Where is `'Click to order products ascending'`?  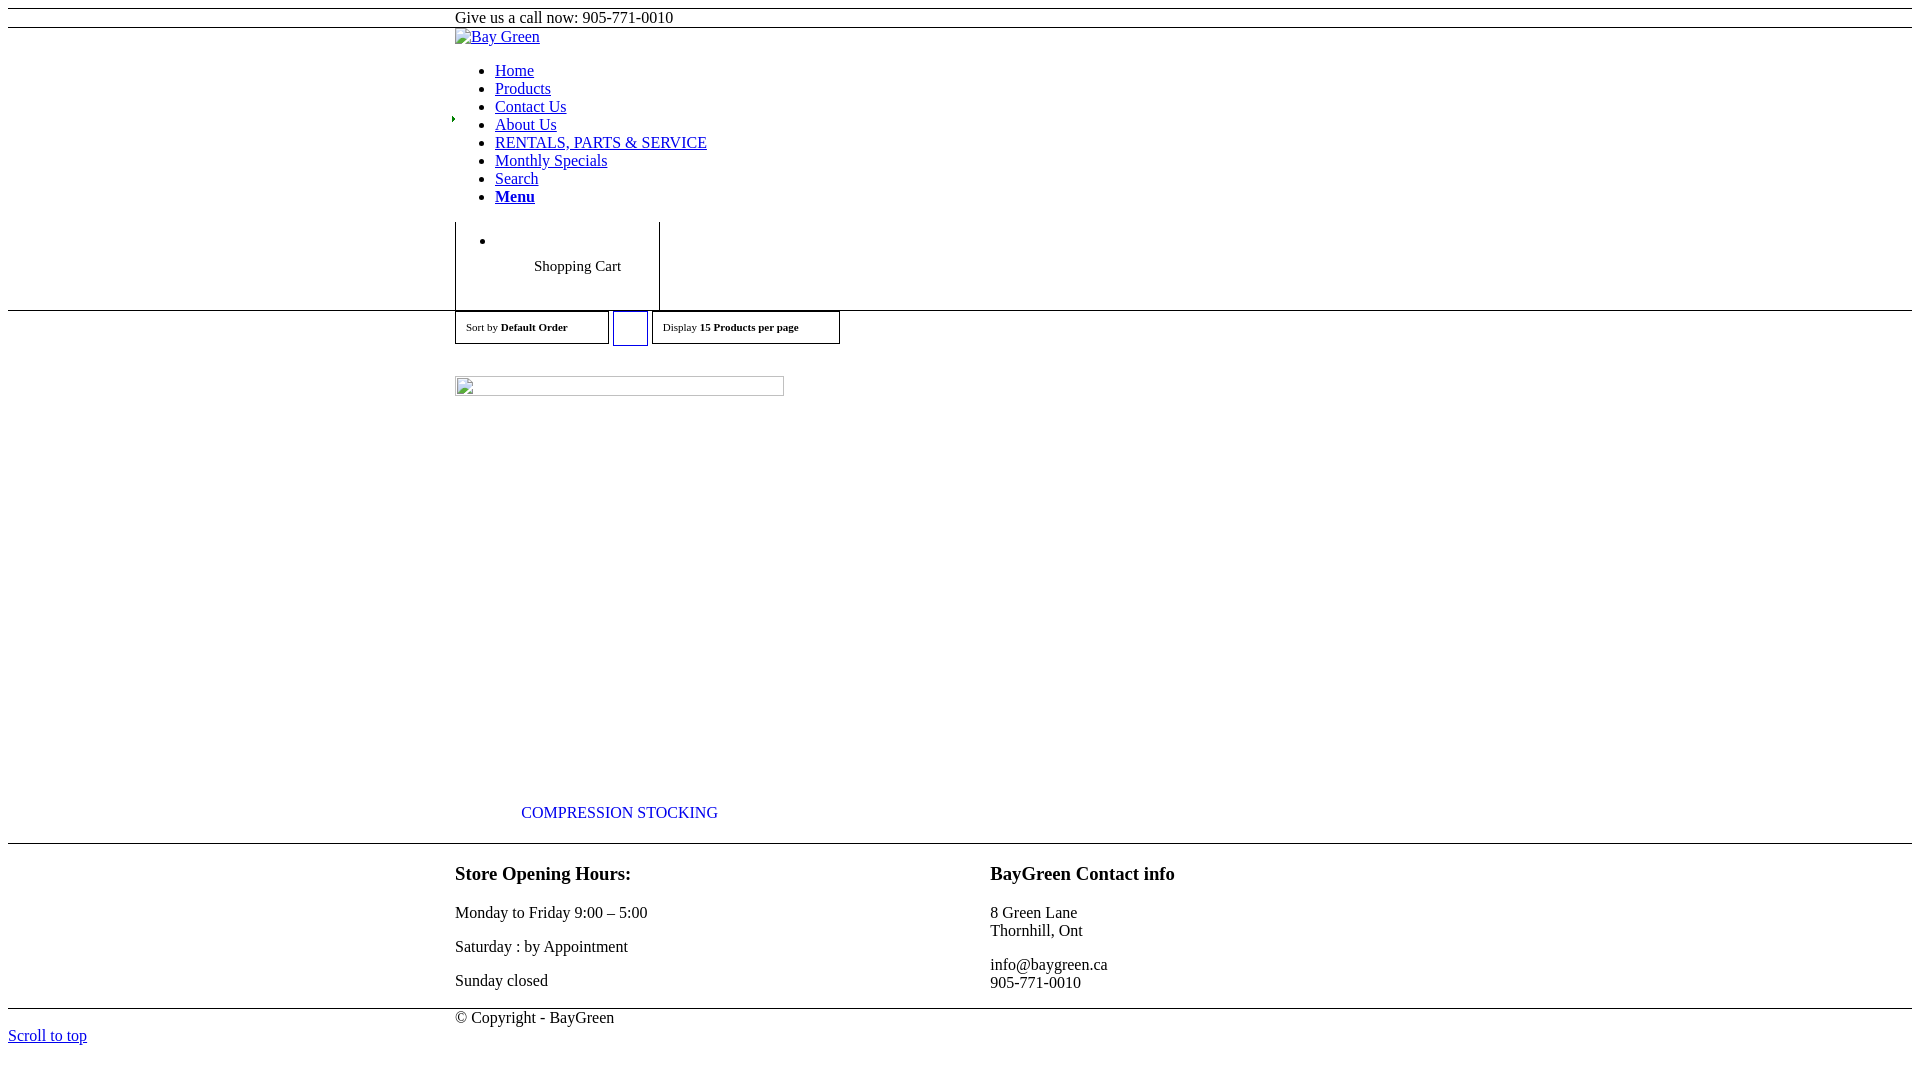
'Click to order products ascending' is located at coordinates (612, 327).